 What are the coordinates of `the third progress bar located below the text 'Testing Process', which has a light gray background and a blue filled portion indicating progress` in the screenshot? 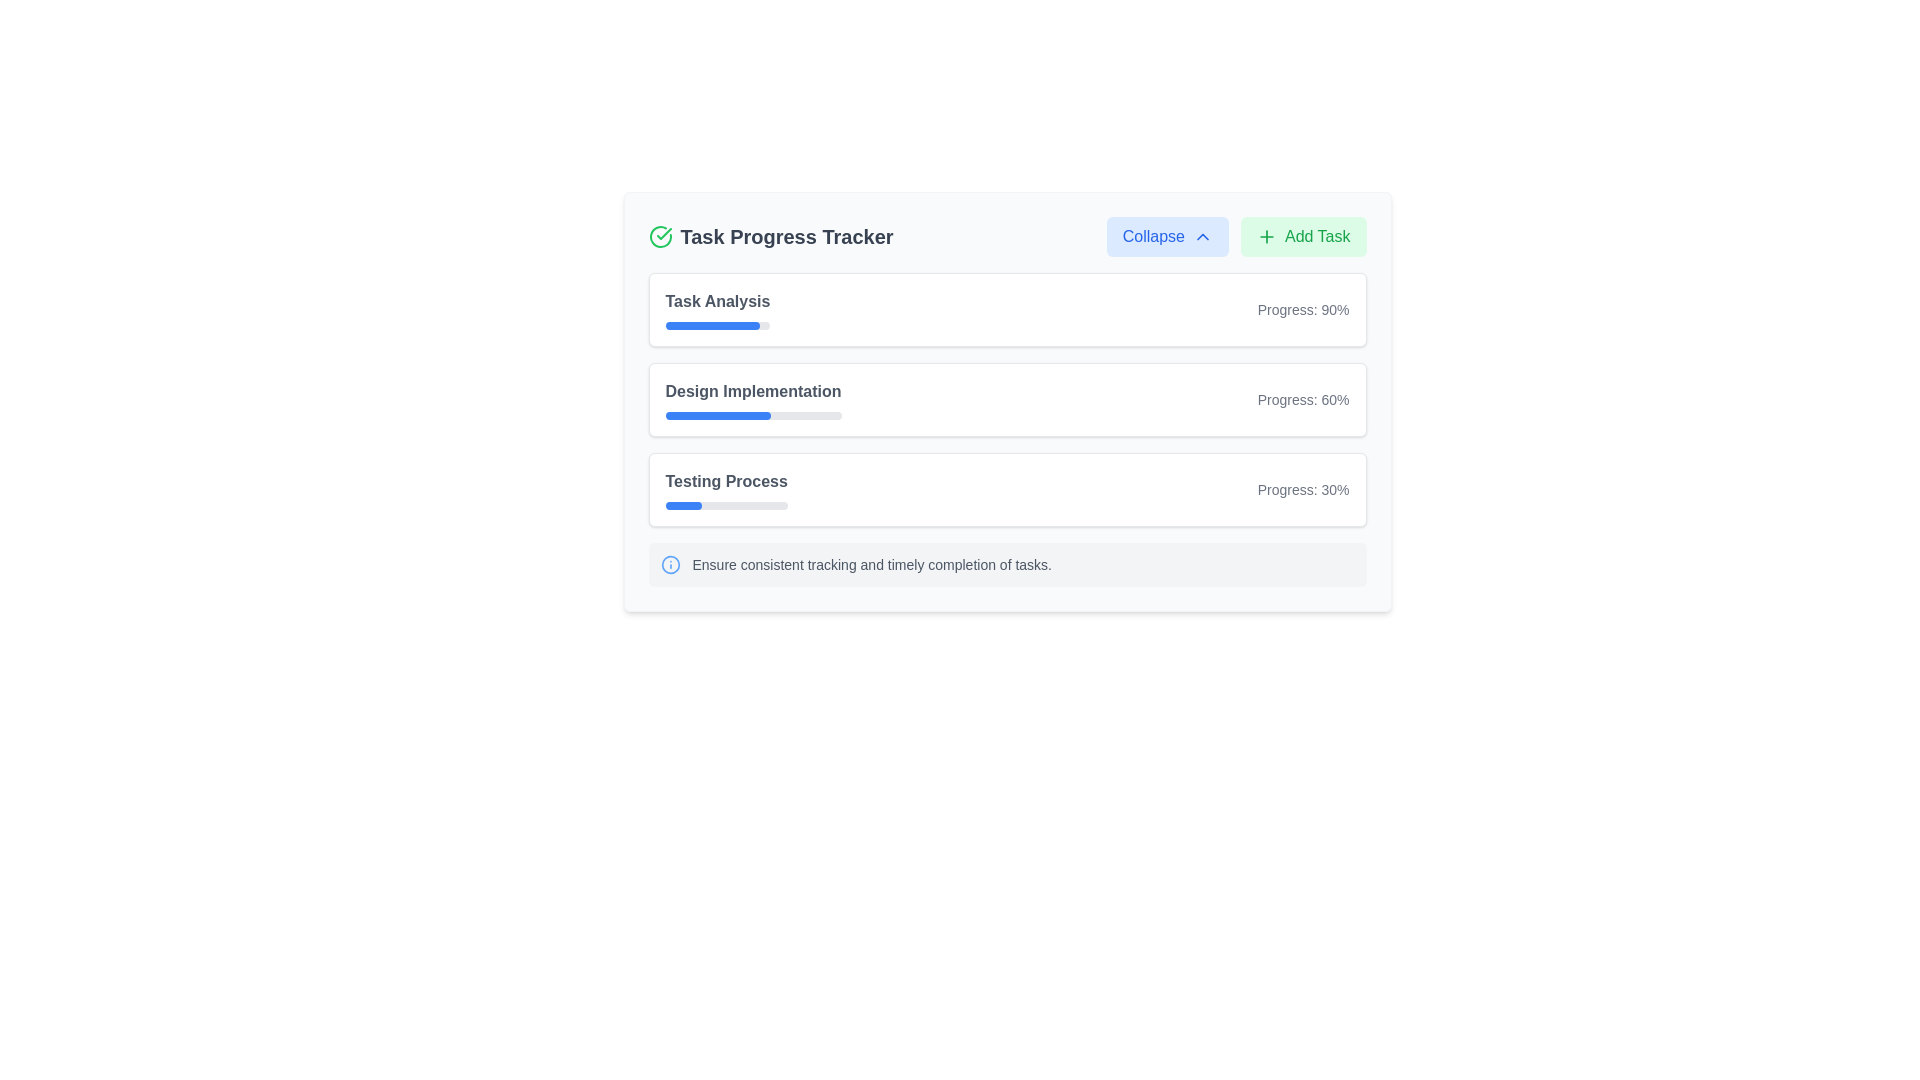 It's located at (725, 504).